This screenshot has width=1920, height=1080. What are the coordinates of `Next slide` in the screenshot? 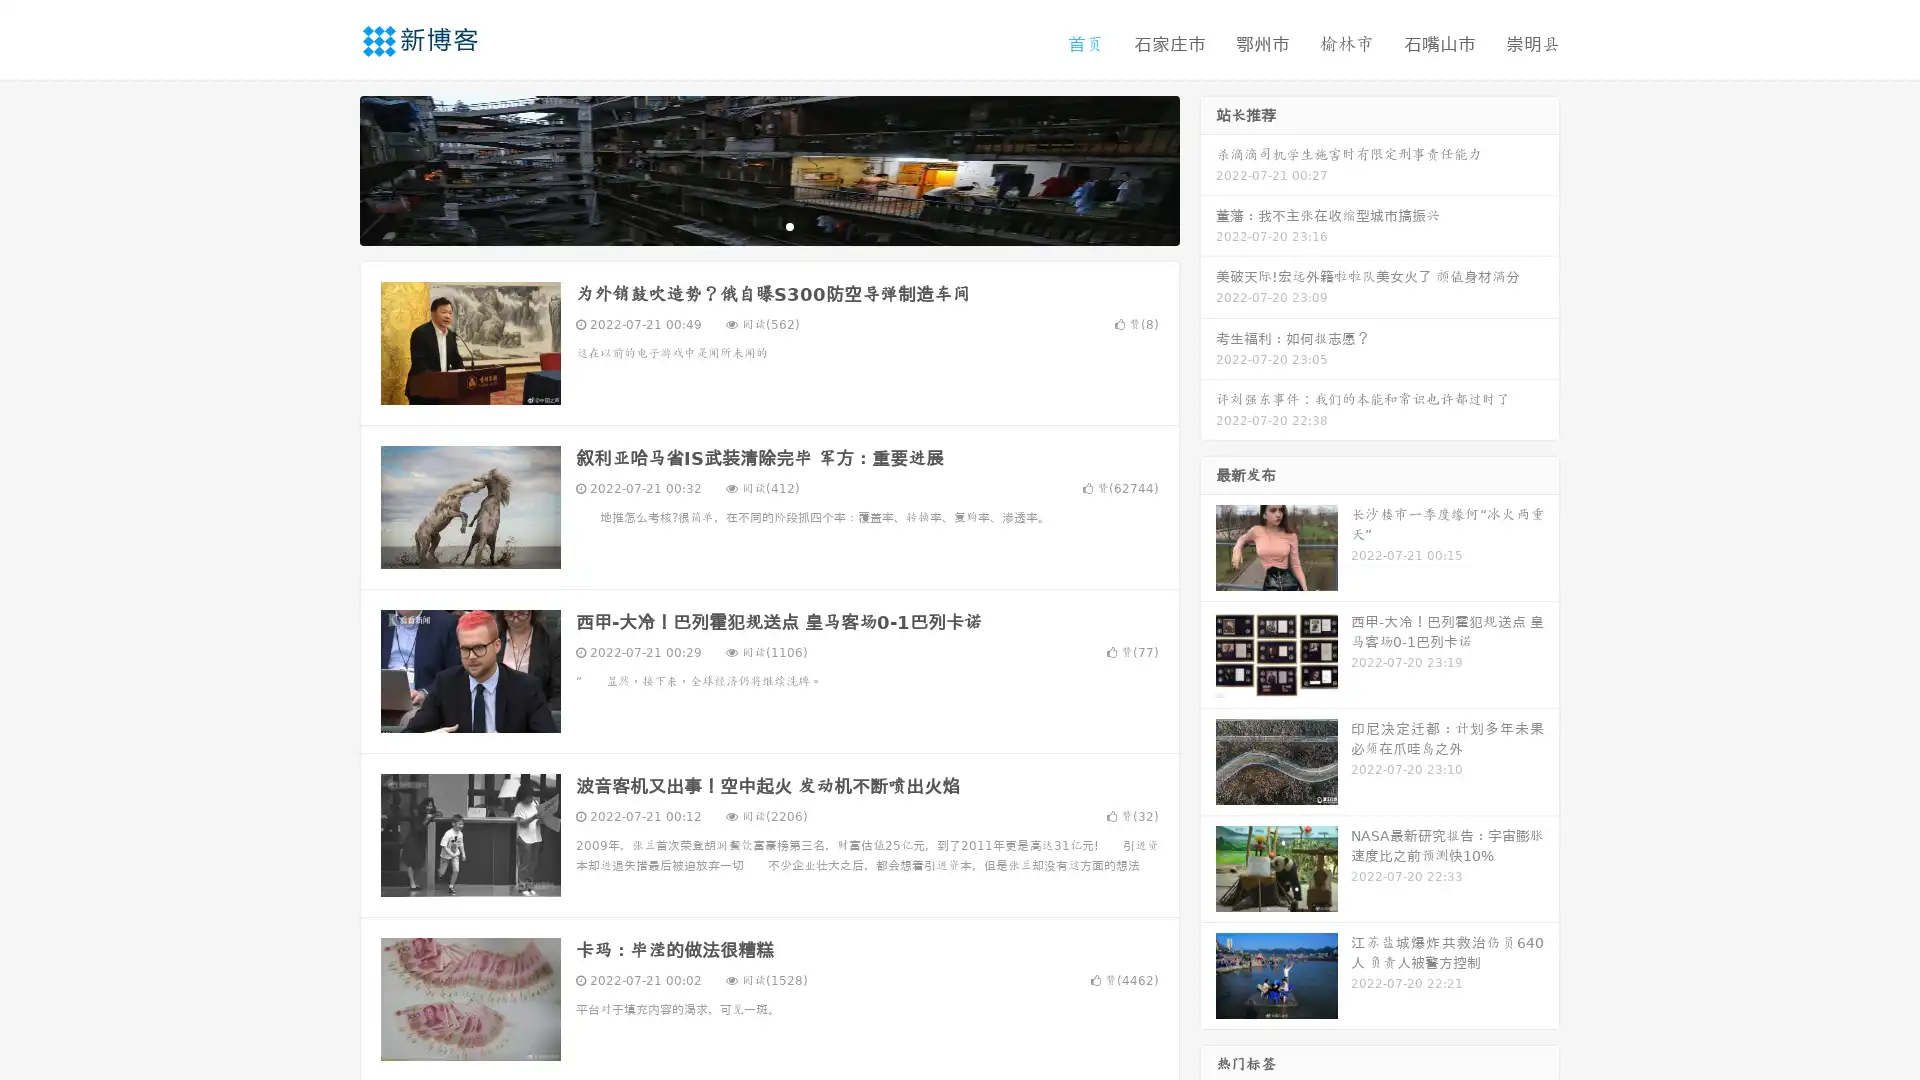 It's located at (1208, 168).